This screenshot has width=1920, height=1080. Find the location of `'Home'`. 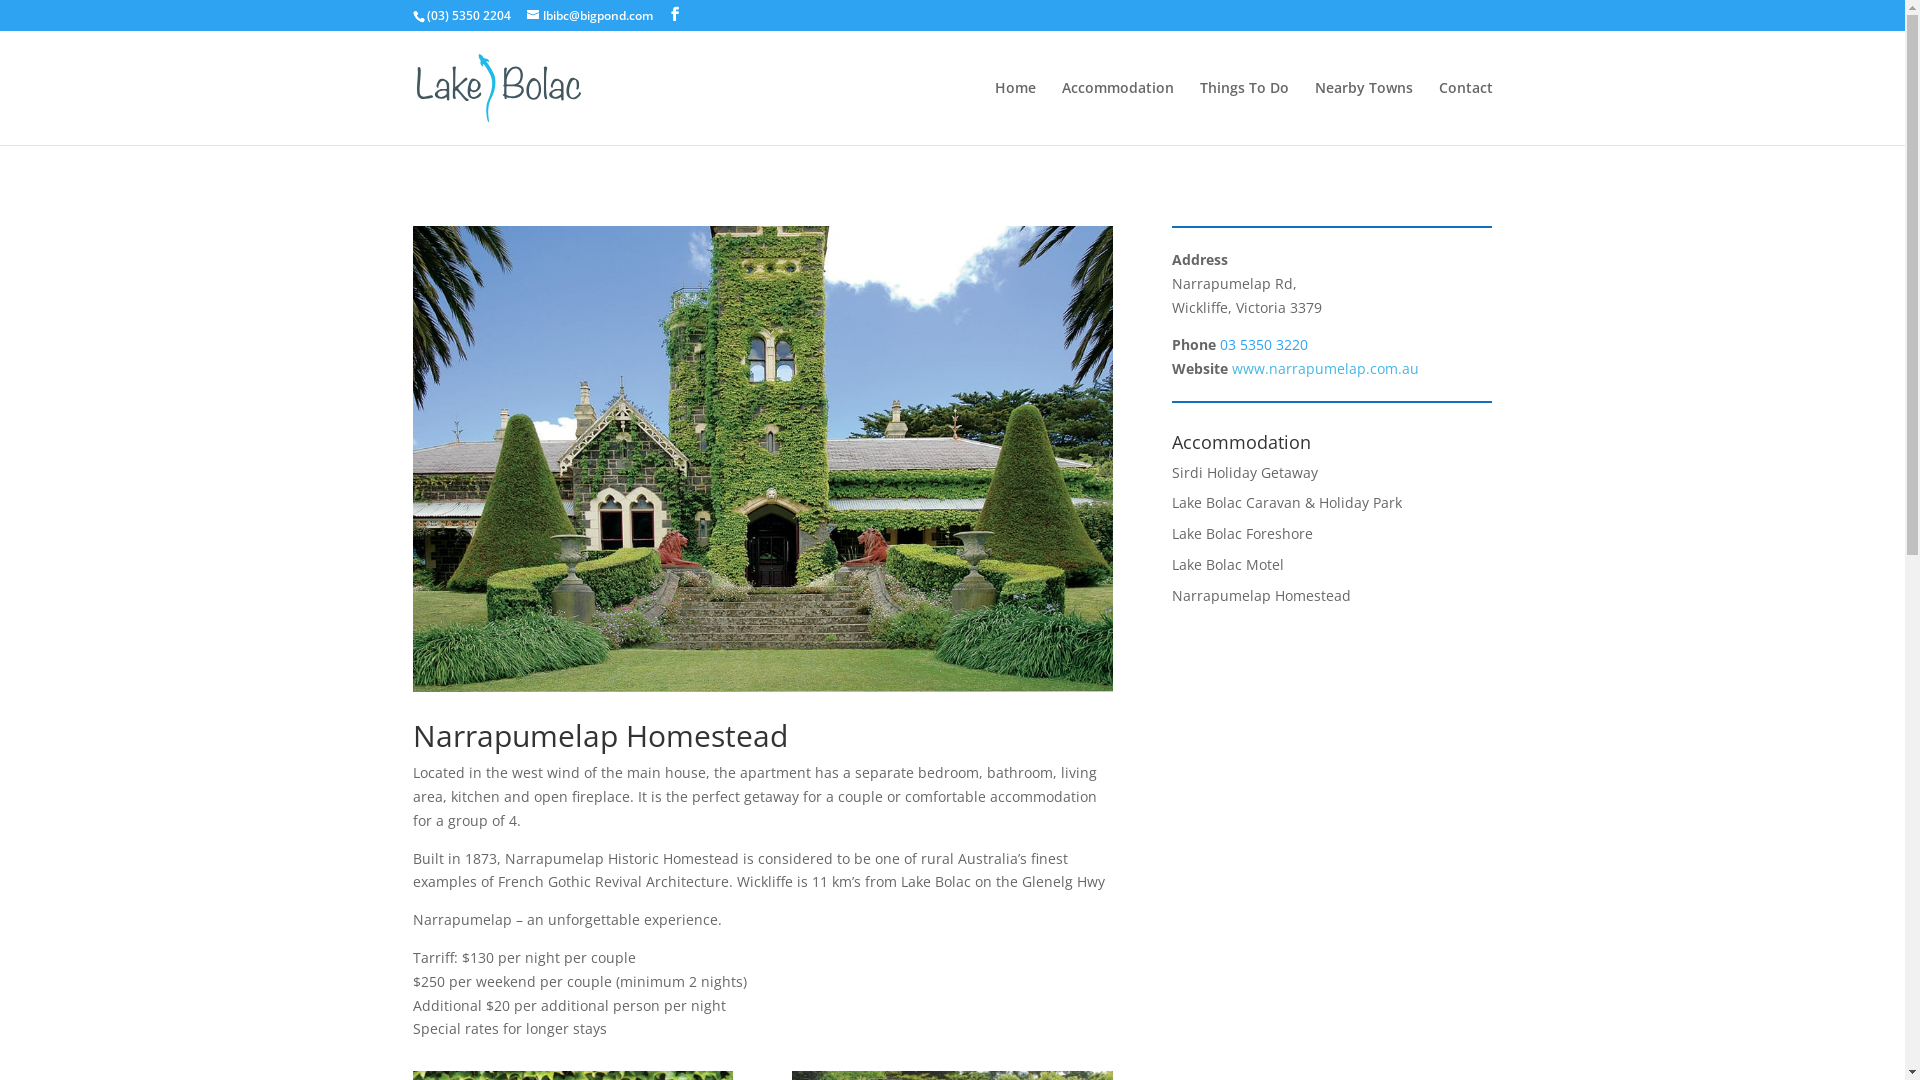

'Home' is located at coordinates (1014, 112).